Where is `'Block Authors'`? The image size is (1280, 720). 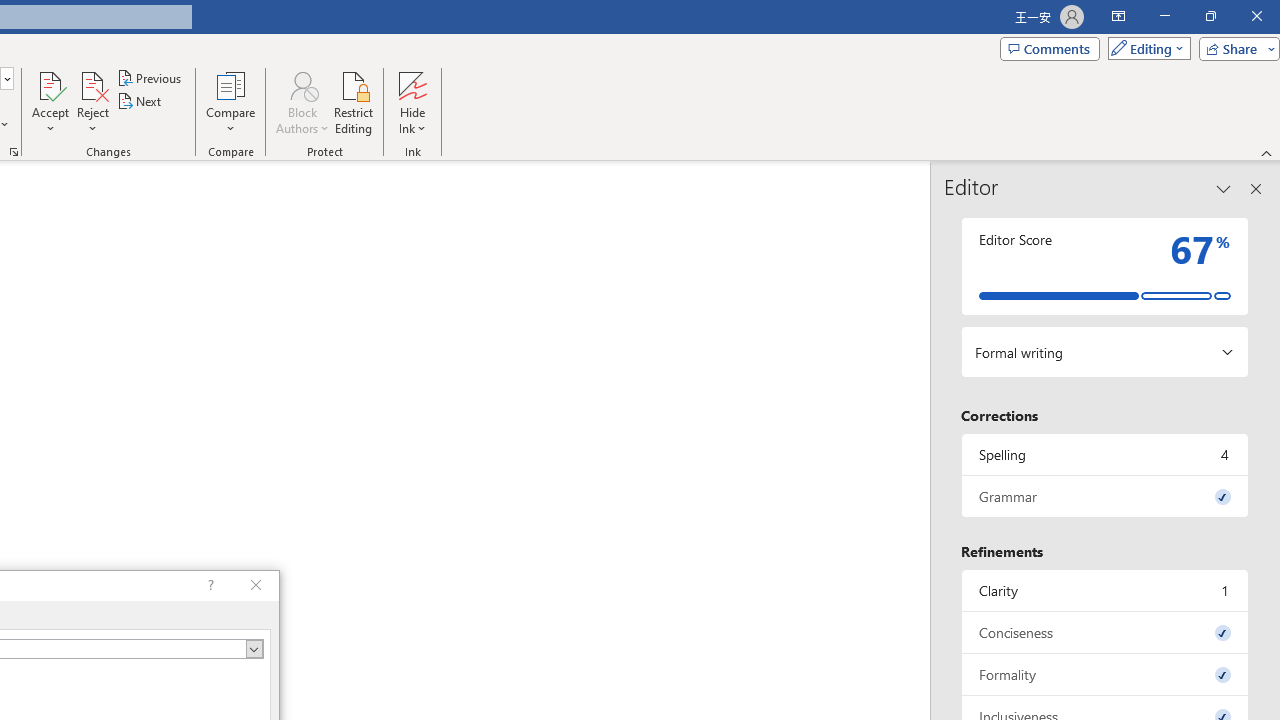
'Block Authors' is located at coordinates (301, 103).